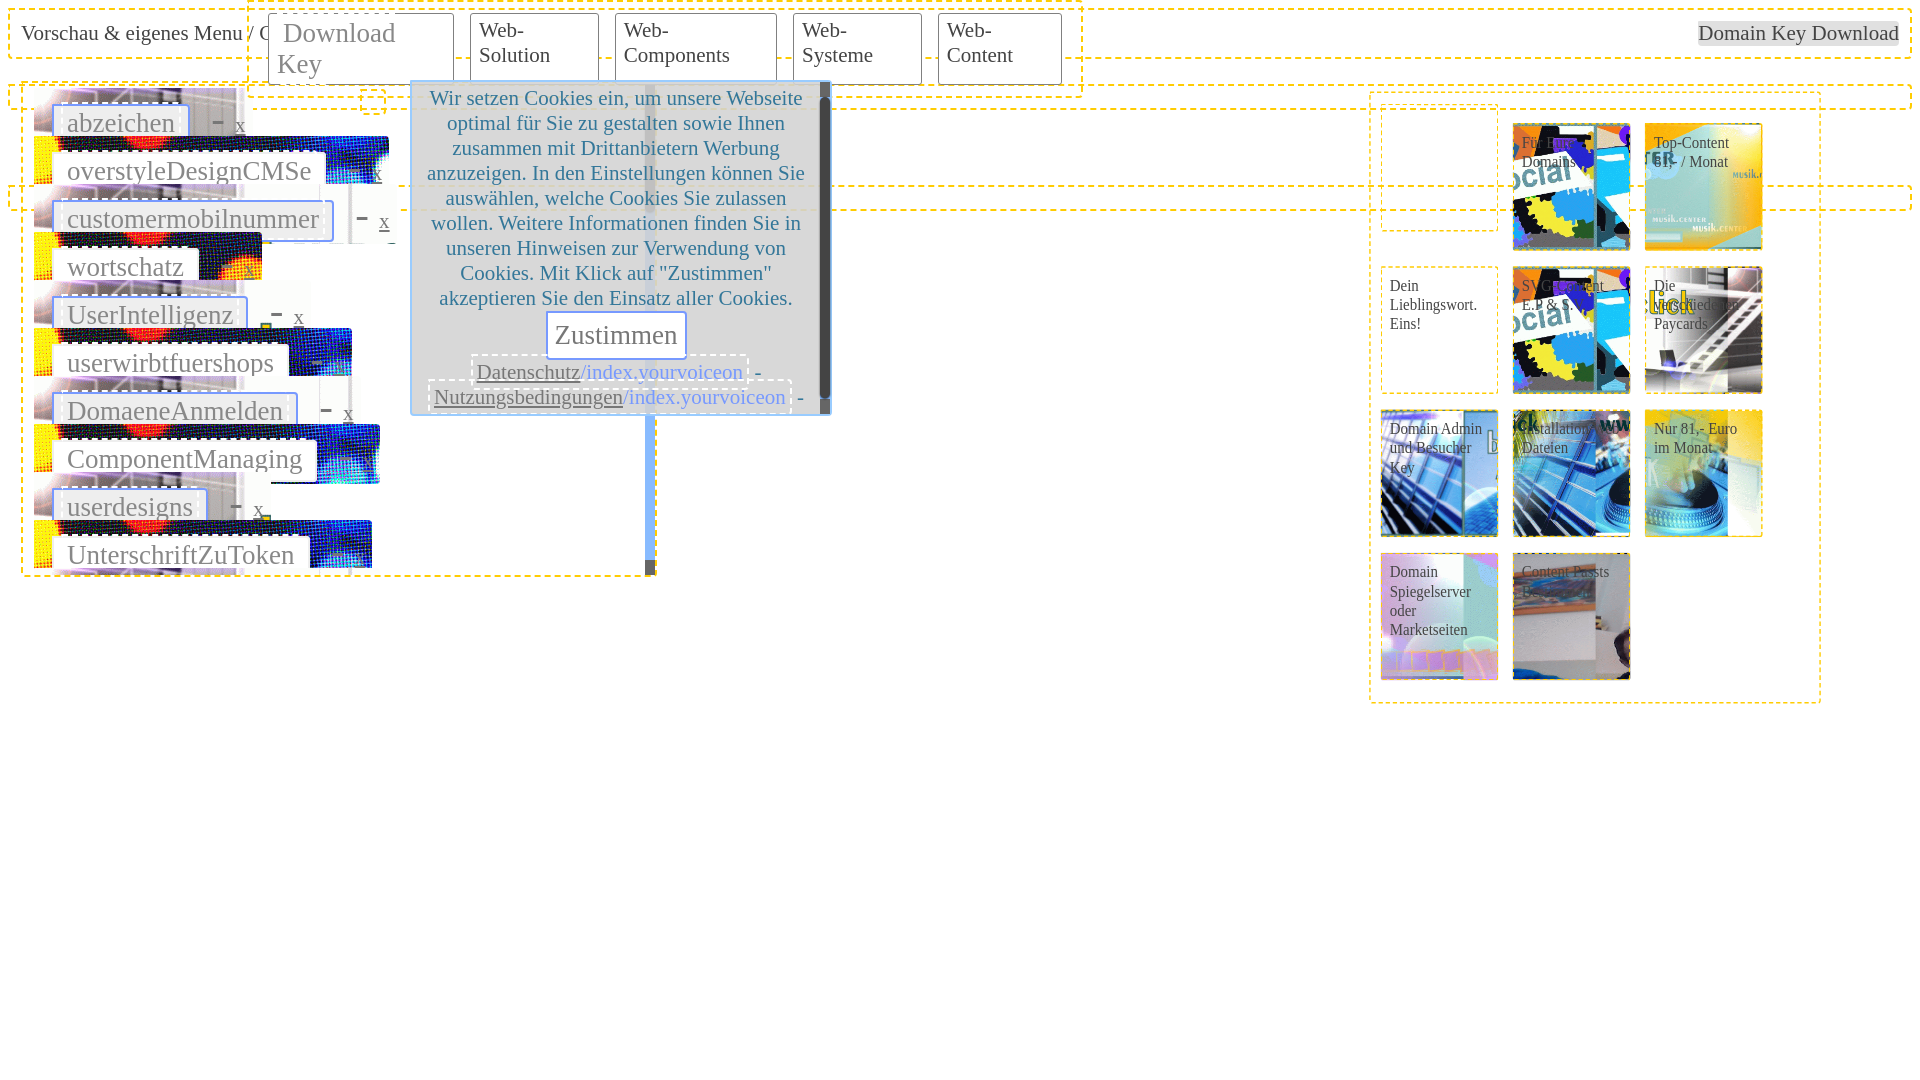 This screenshot has width=1920, height=1080. Describe the element at coordinates (615, 334) in the screenshot. I see `'Zustimmen'` at that location.